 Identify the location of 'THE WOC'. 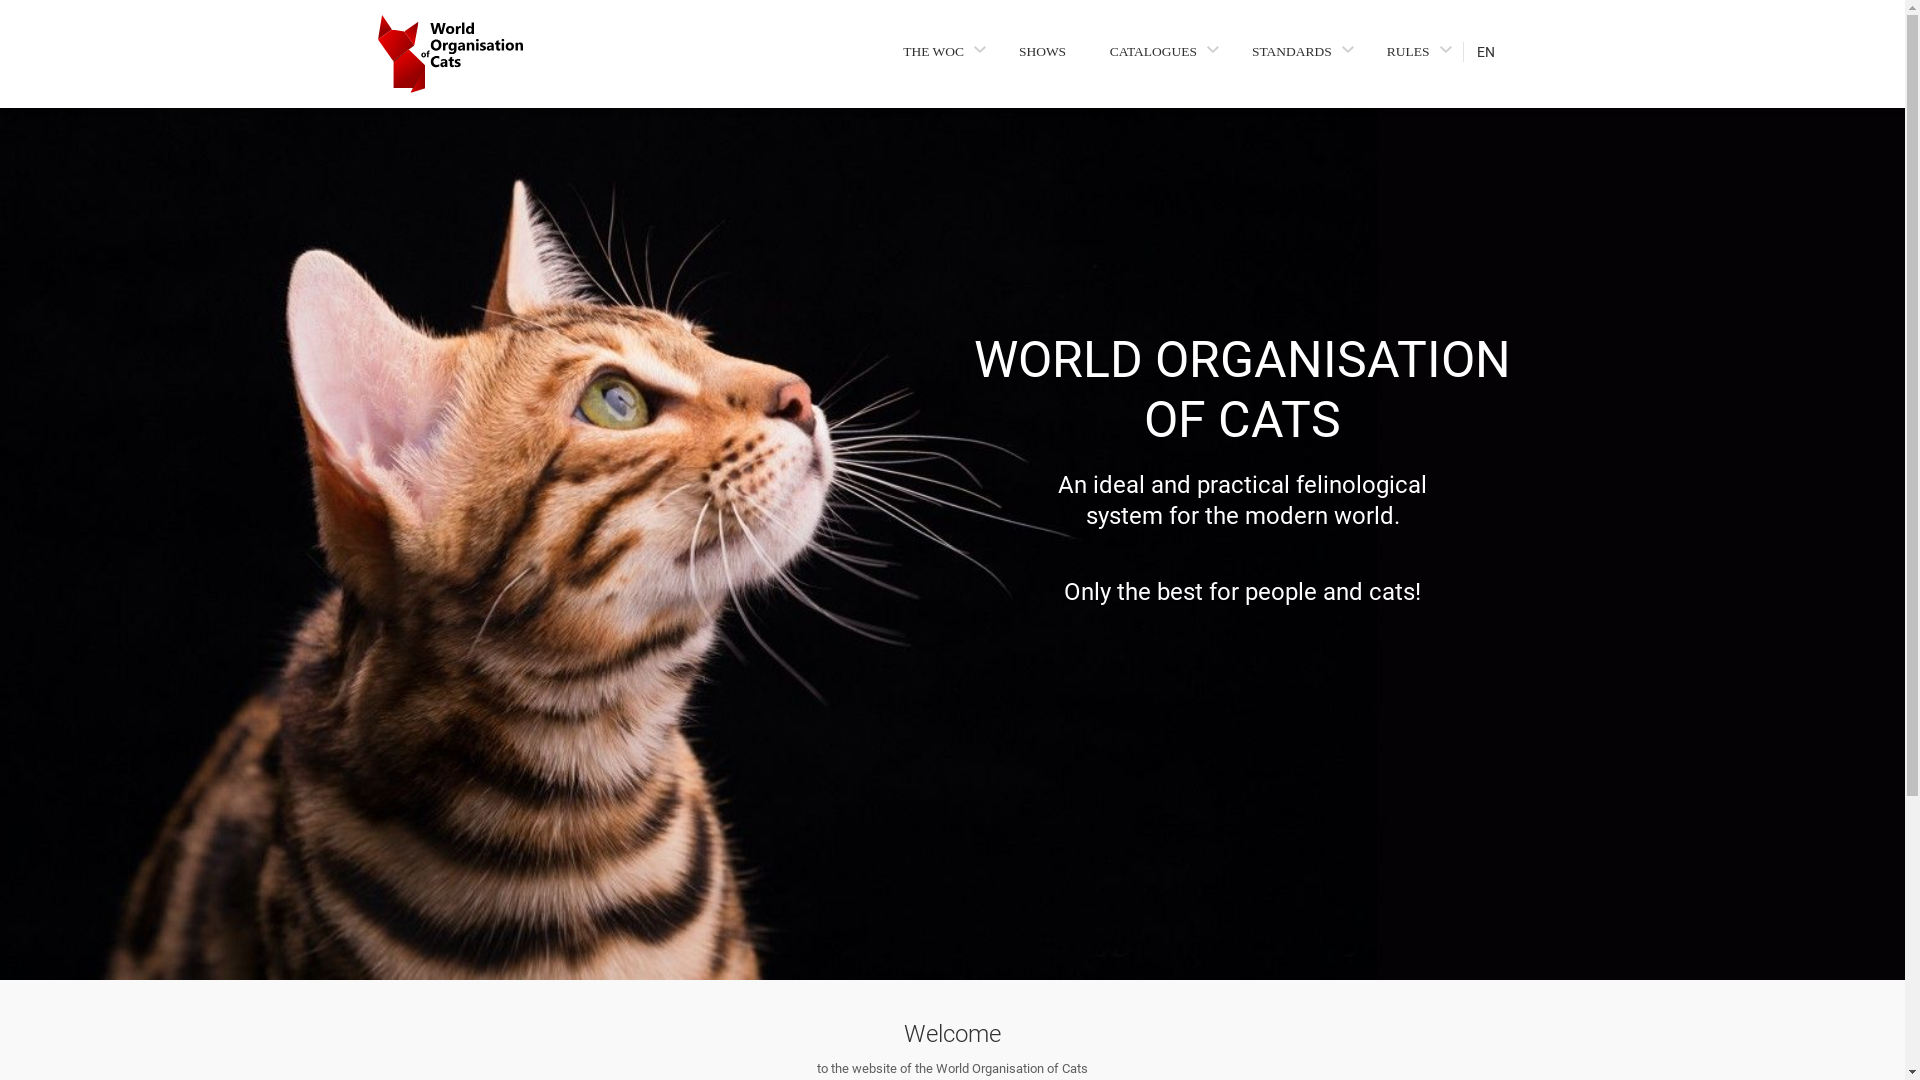
(895, 50).